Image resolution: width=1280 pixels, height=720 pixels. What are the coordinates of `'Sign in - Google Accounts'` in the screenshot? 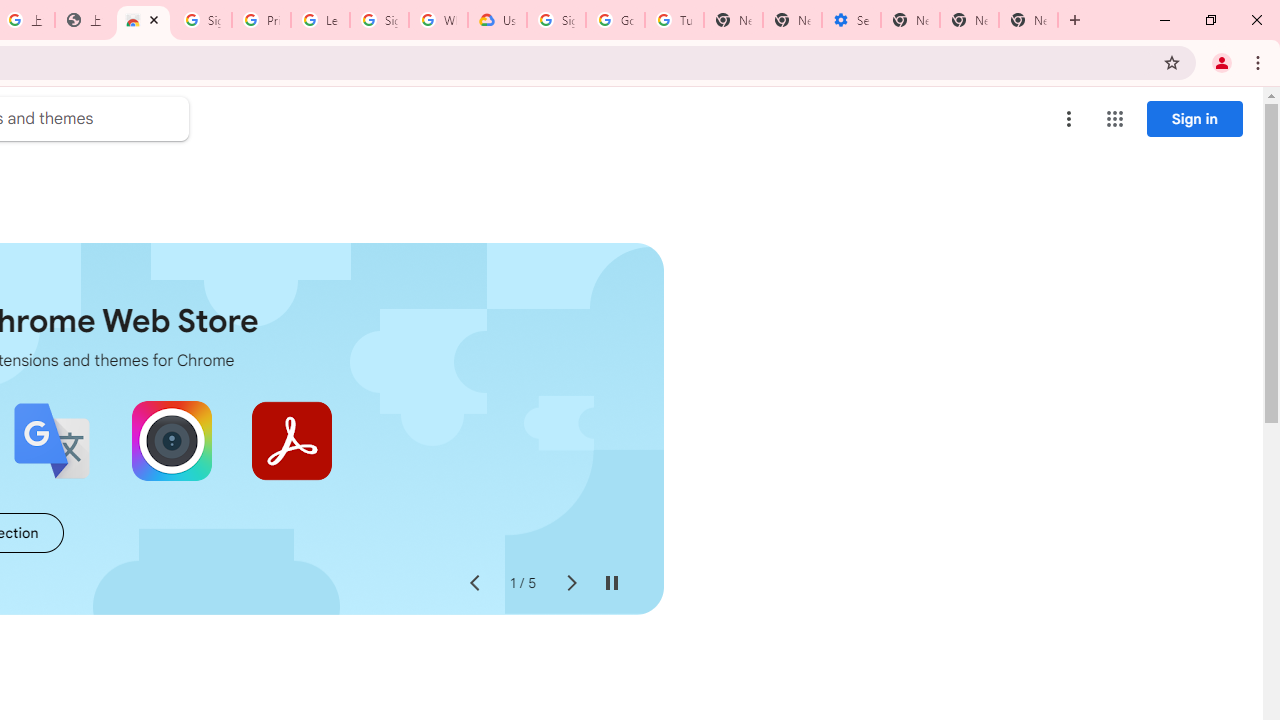 It's located at (379, 20).